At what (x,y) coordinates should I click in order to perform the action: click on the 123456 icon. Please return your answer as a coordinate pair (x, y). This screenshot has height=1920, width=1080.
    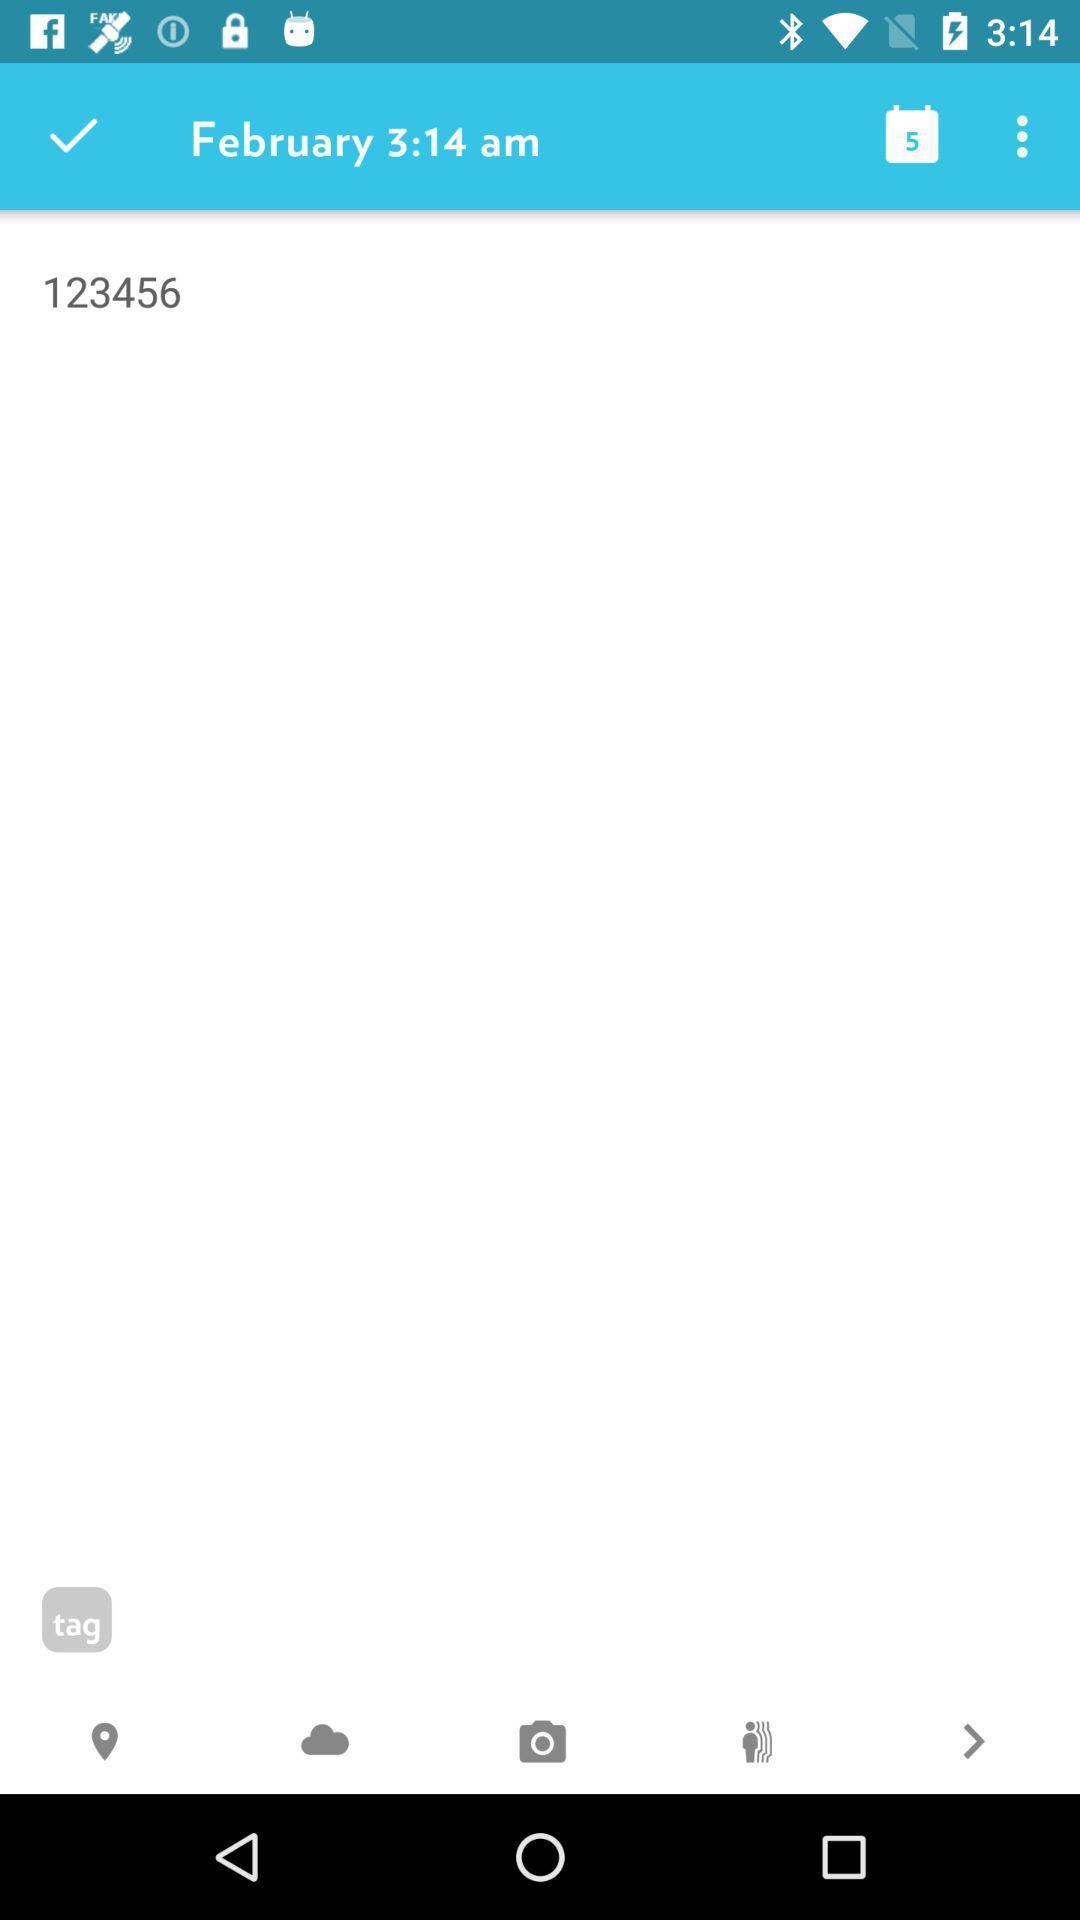
    Looking at the image, I should click on (540, 395).